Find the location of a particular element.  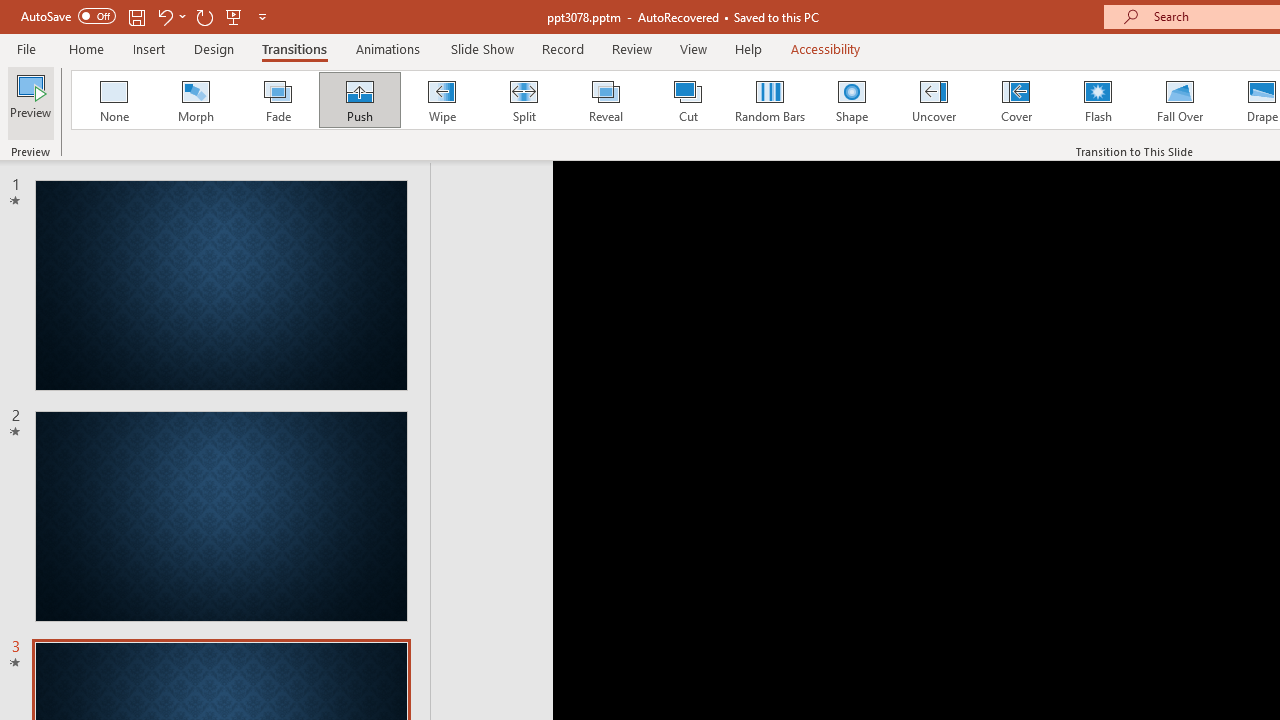

'Split' is located at coordinates (523, 100).